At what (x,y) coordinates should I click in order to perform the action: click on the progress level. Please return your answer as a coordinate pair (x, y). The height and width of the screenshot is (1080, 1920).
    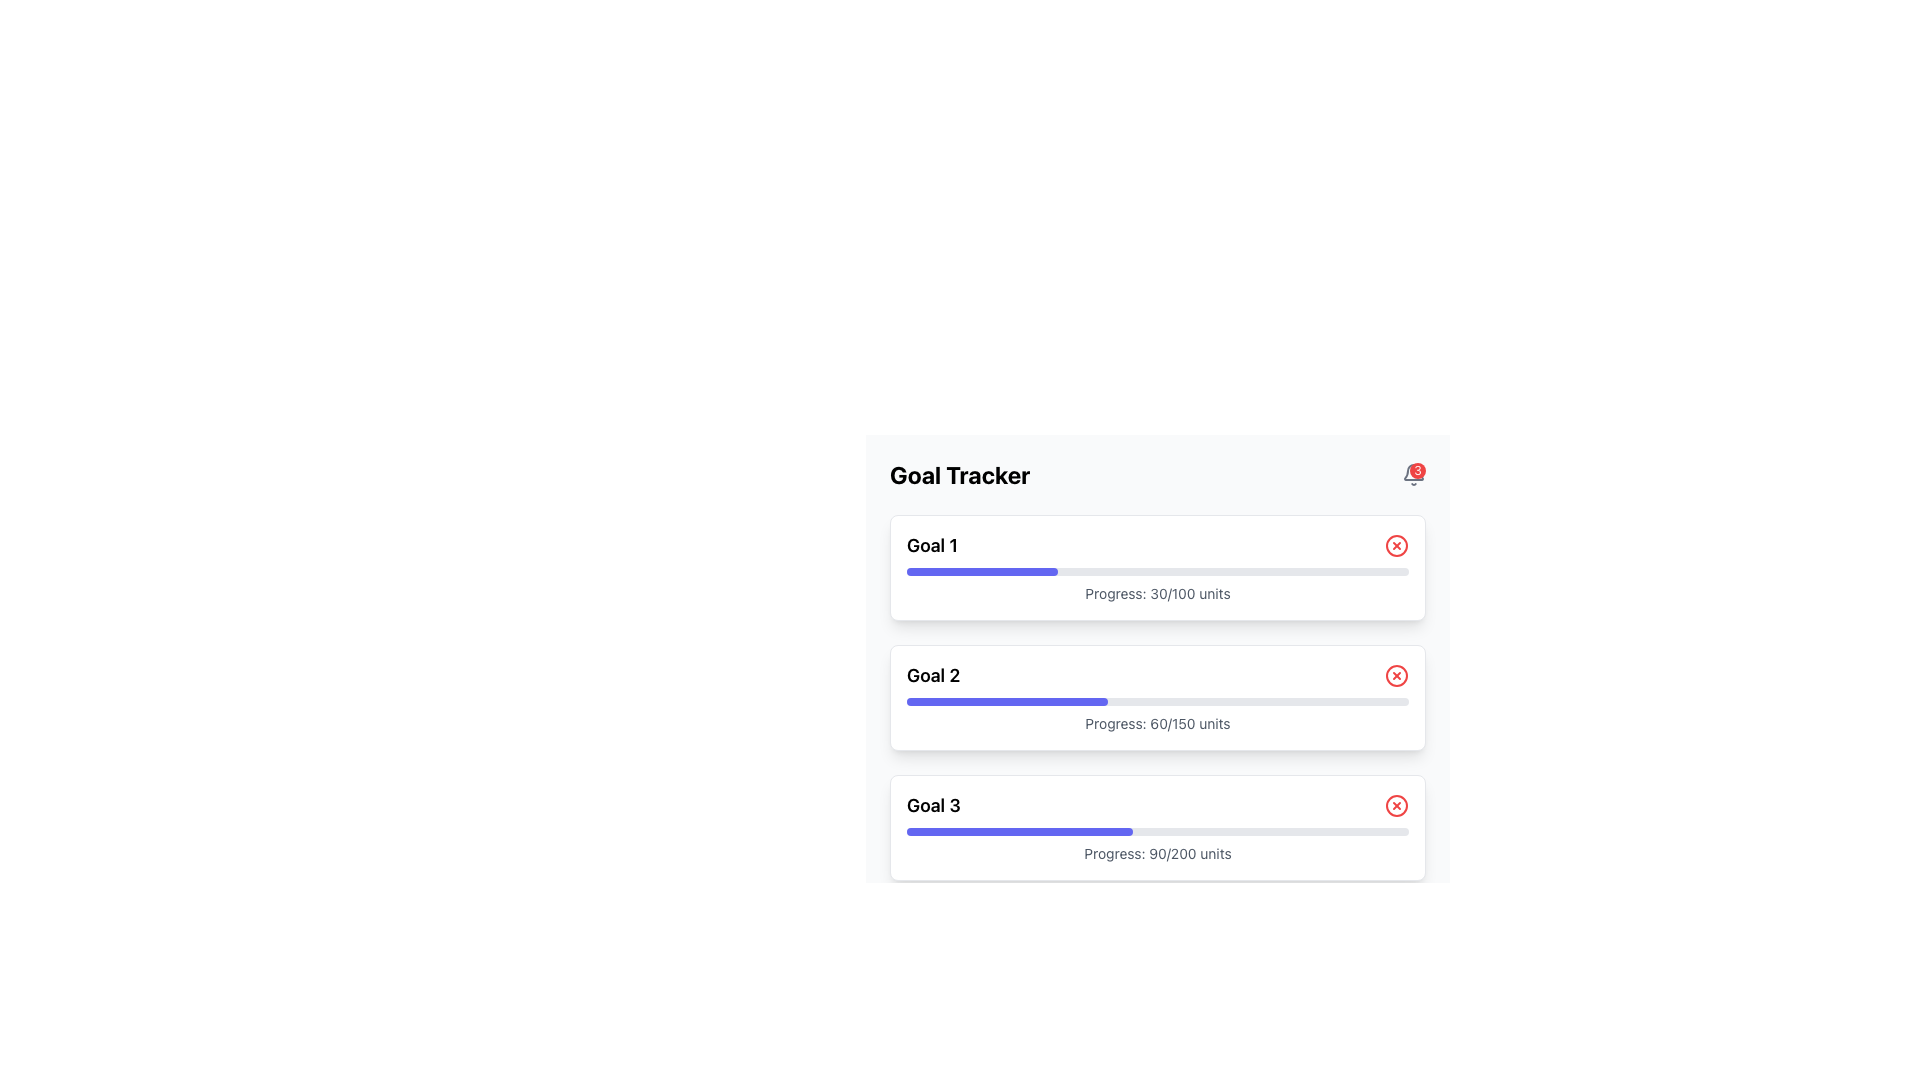
    Looking at the image, I should click on (1025, 701).